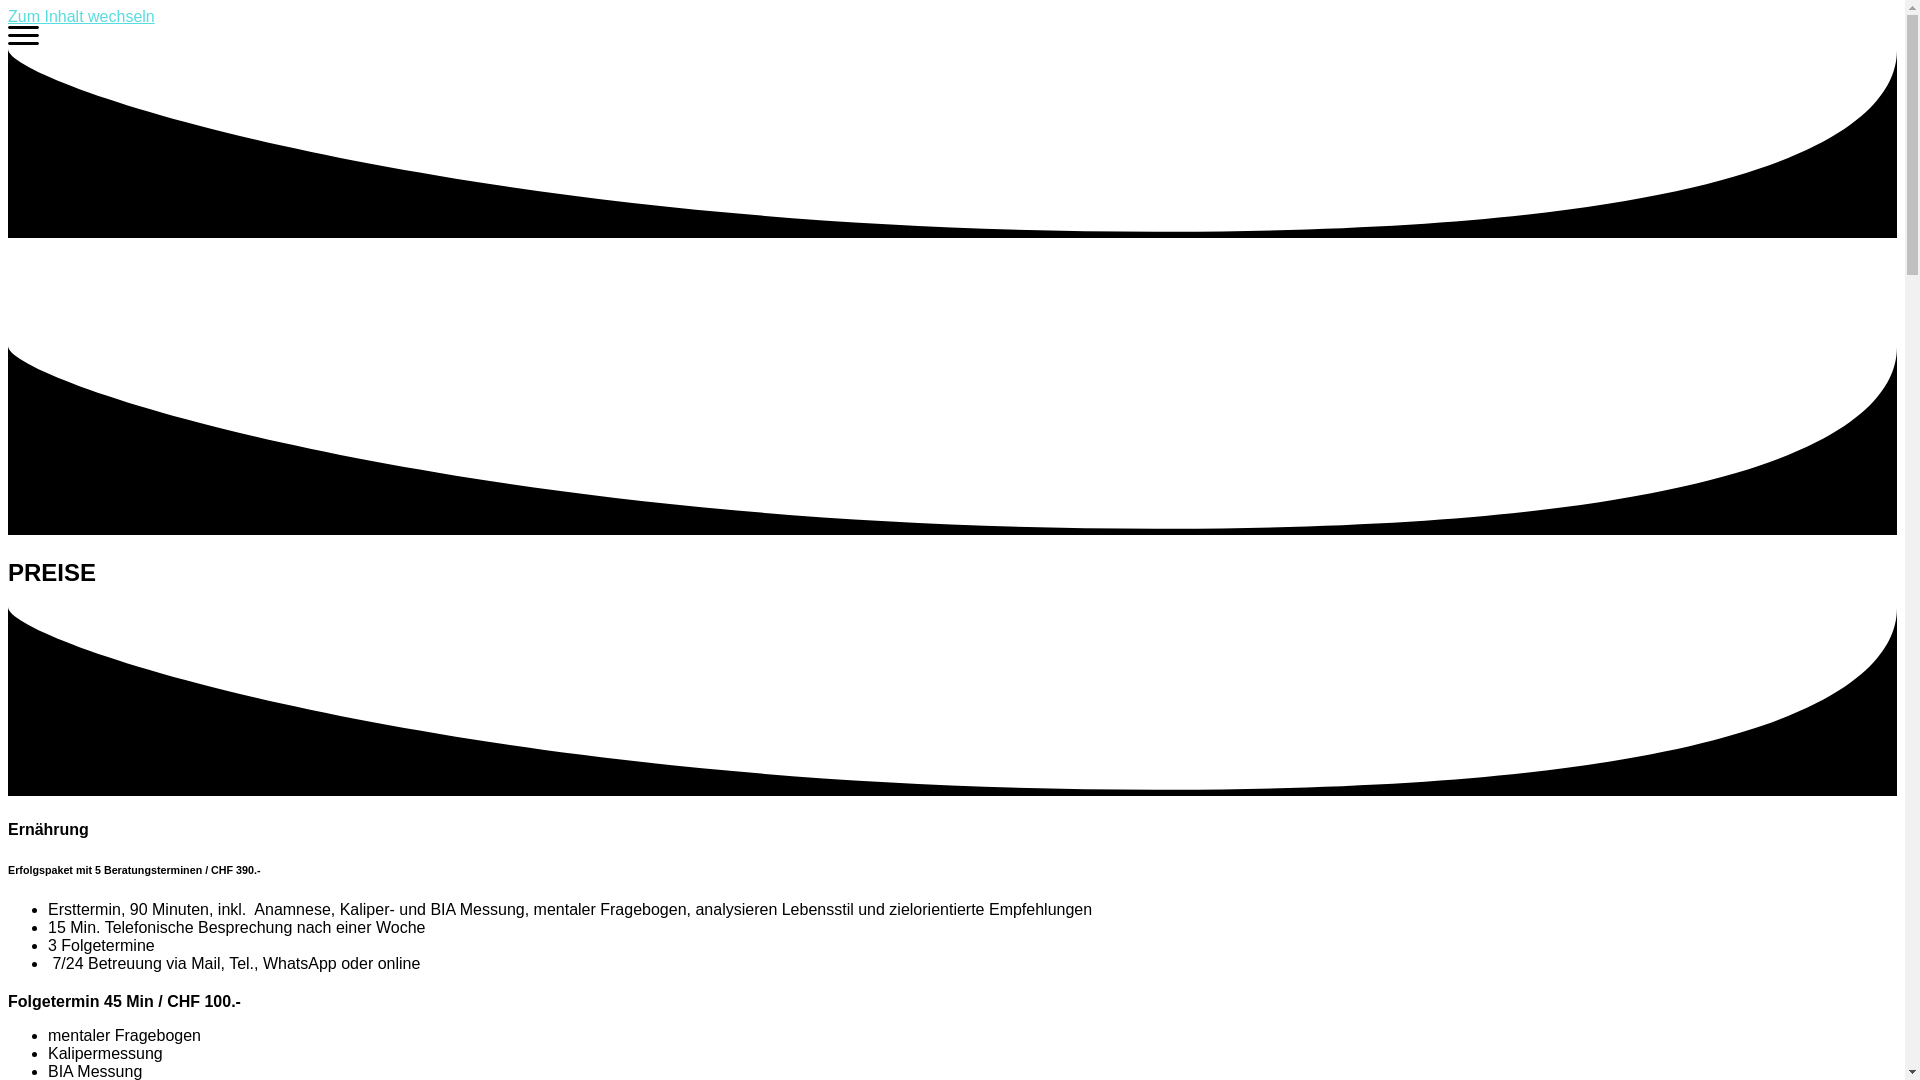 The image size is (1920, 1080). I want to click on 'logo_br_500', so click(8, 292).